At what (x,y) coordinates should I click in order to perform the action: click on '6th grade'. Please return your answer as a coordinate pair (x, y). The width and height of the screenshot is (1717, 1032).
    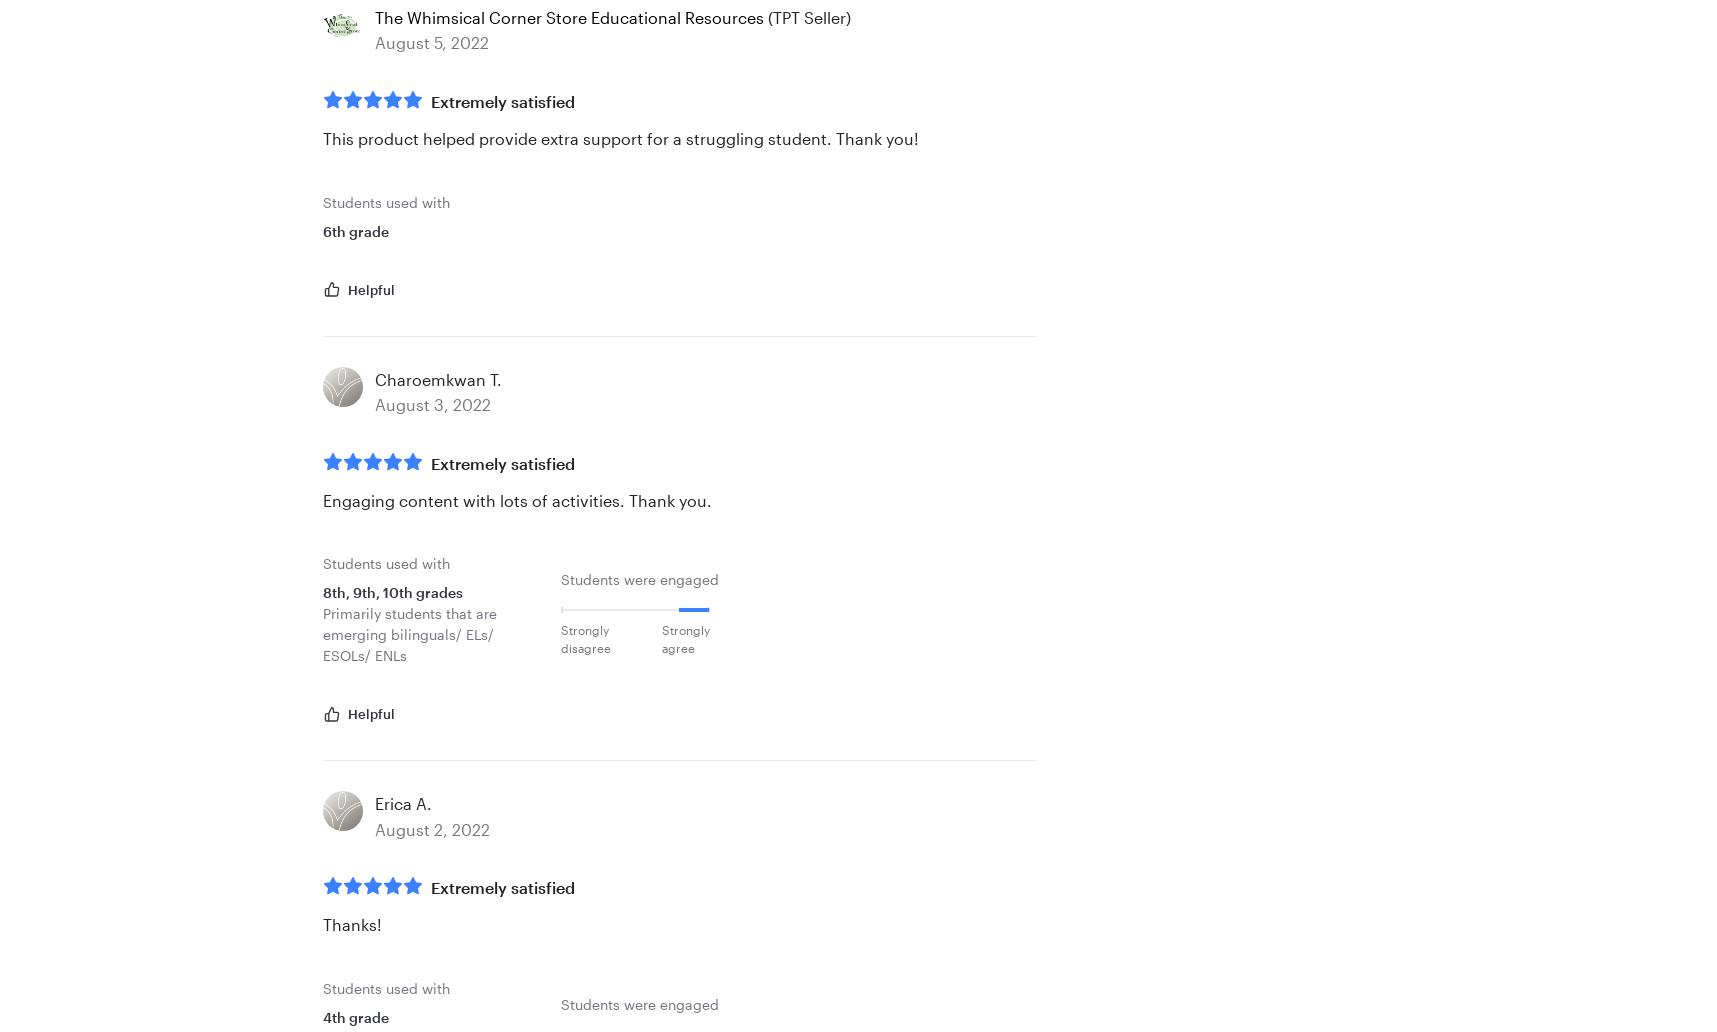
    Looking at the image, I should click on (355, 229).